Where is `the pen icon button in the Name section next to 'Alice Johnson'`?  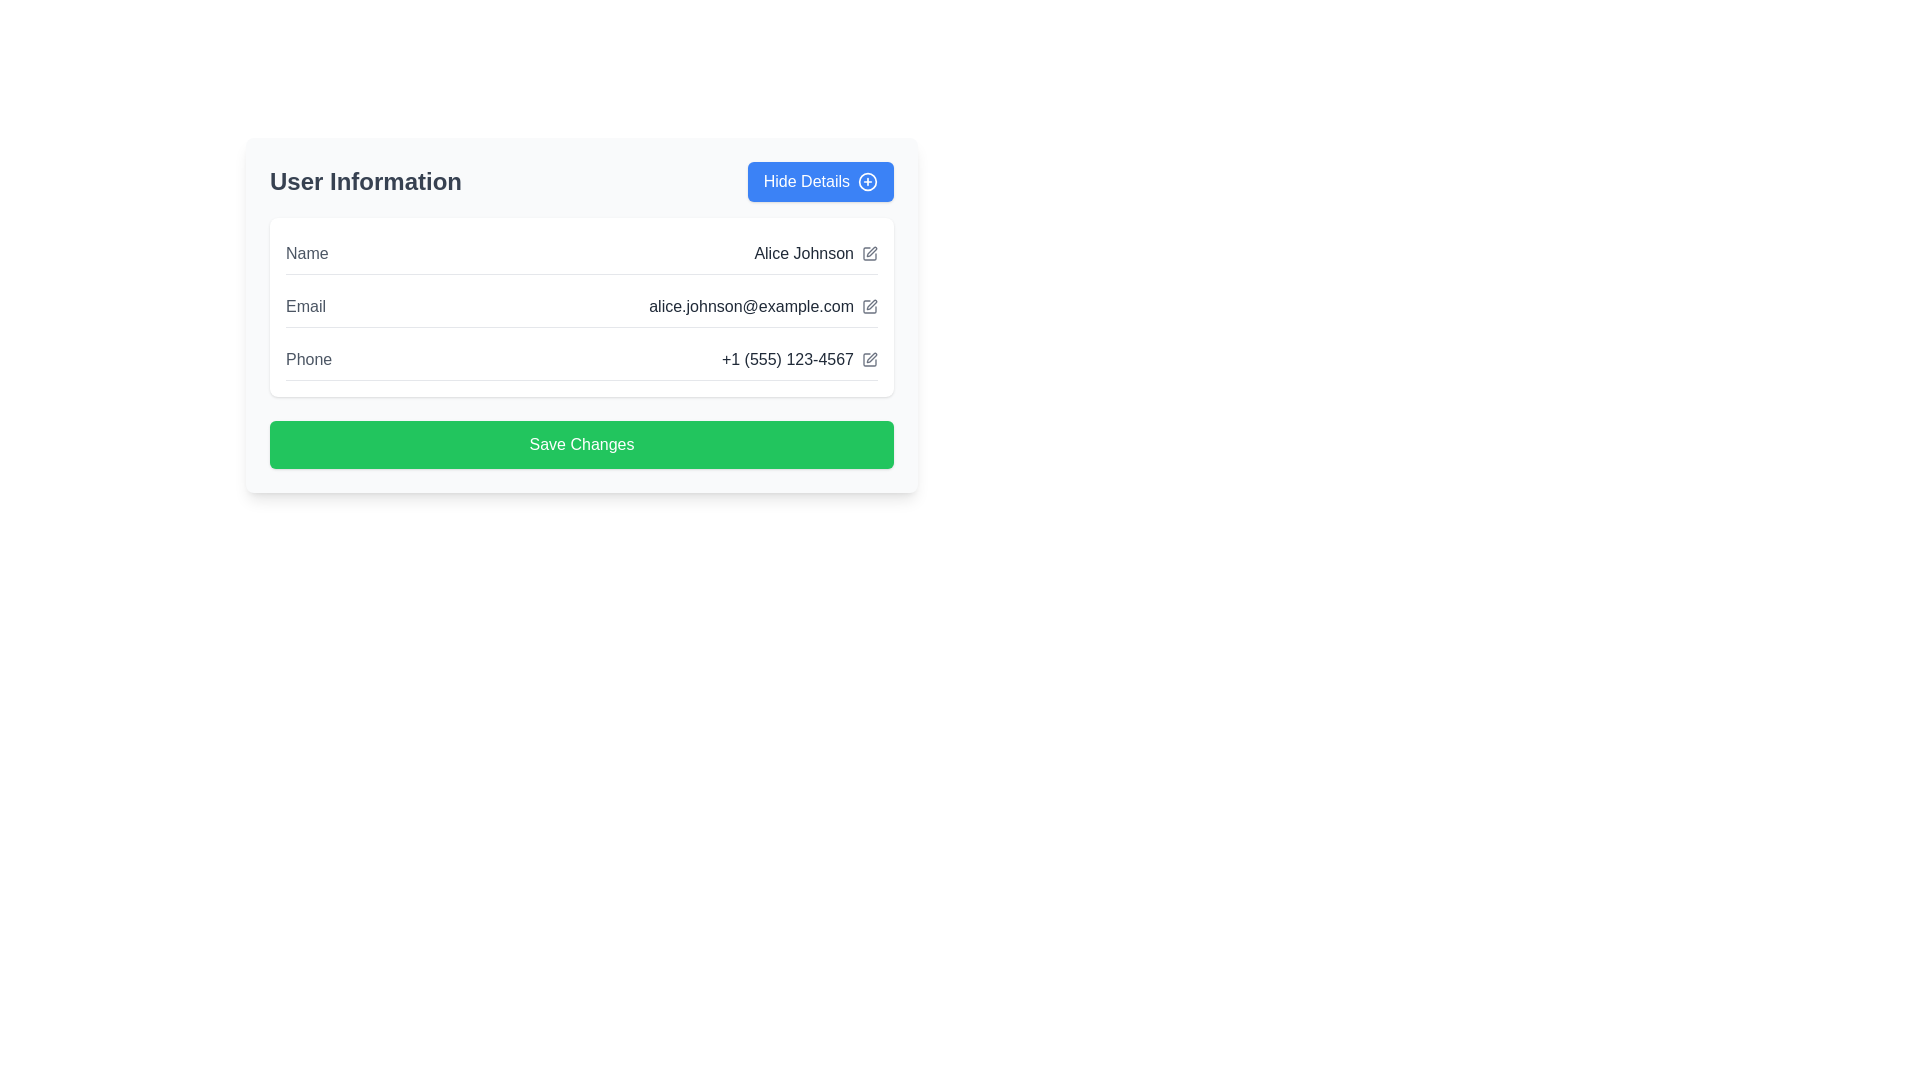 the pen icon button in the Name section next to 'Alice Johnson' is located at coordinates (869, 253).